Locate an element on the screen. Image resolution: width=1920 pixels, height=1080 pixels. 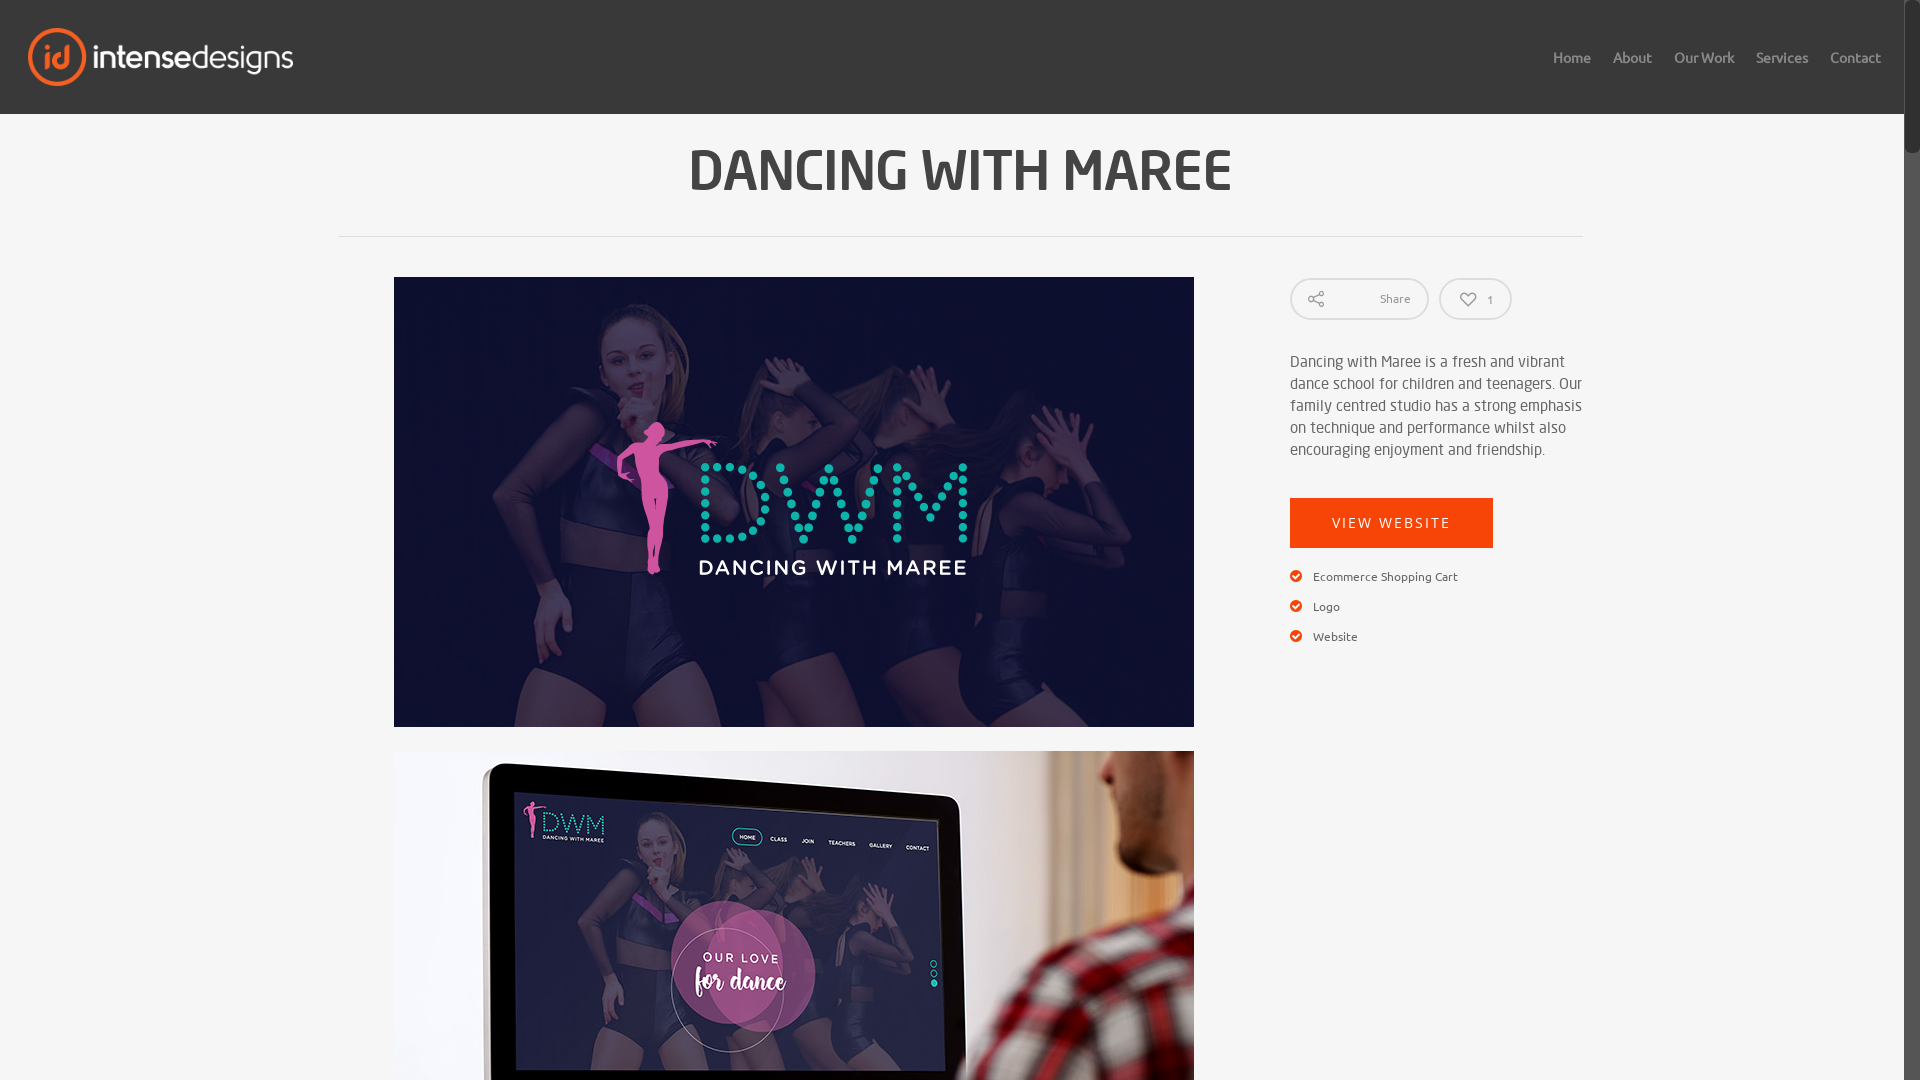
'Contact' is located at coordinates (1854, 69).